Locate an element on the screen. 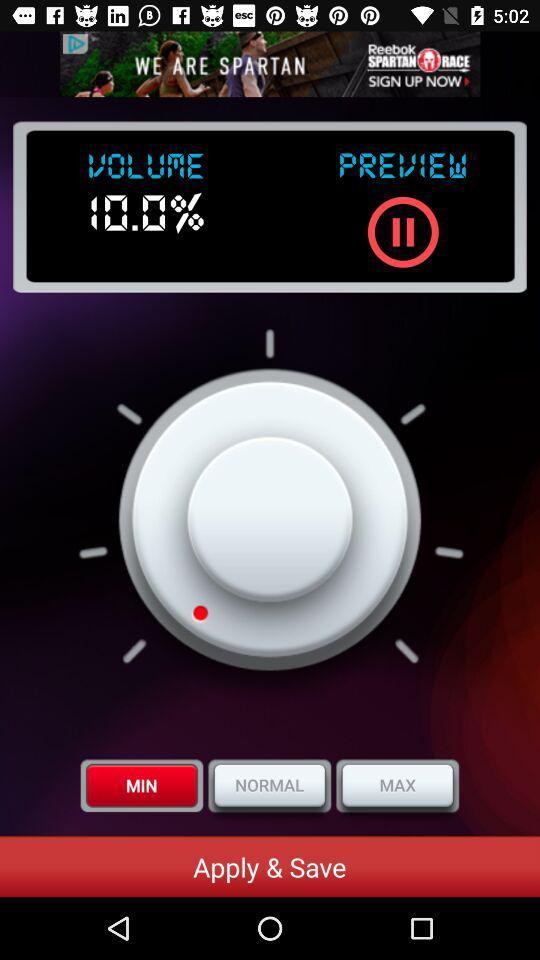  the pause icon is located at coordinates (403, 232).